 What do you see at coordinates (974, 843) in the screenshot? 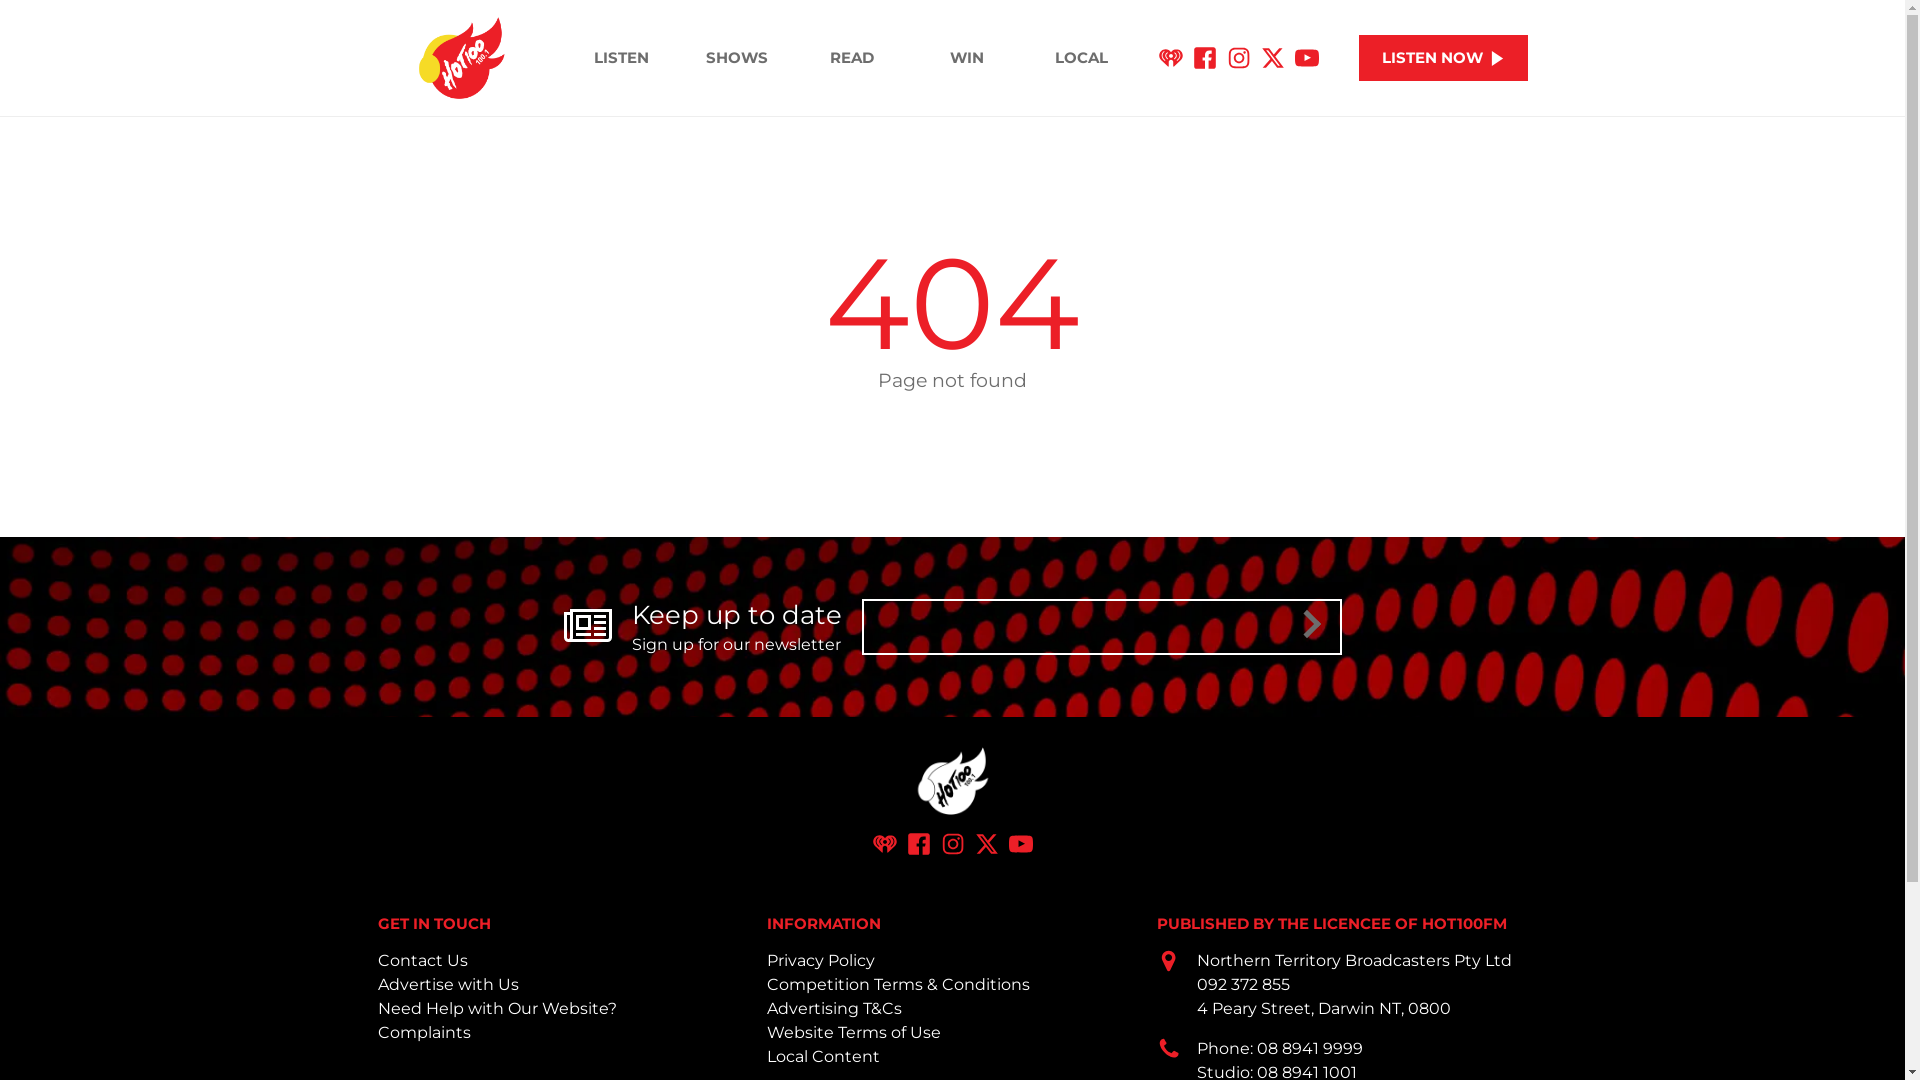
I see `'Twitter/X'` at bounding box center [974, 843].